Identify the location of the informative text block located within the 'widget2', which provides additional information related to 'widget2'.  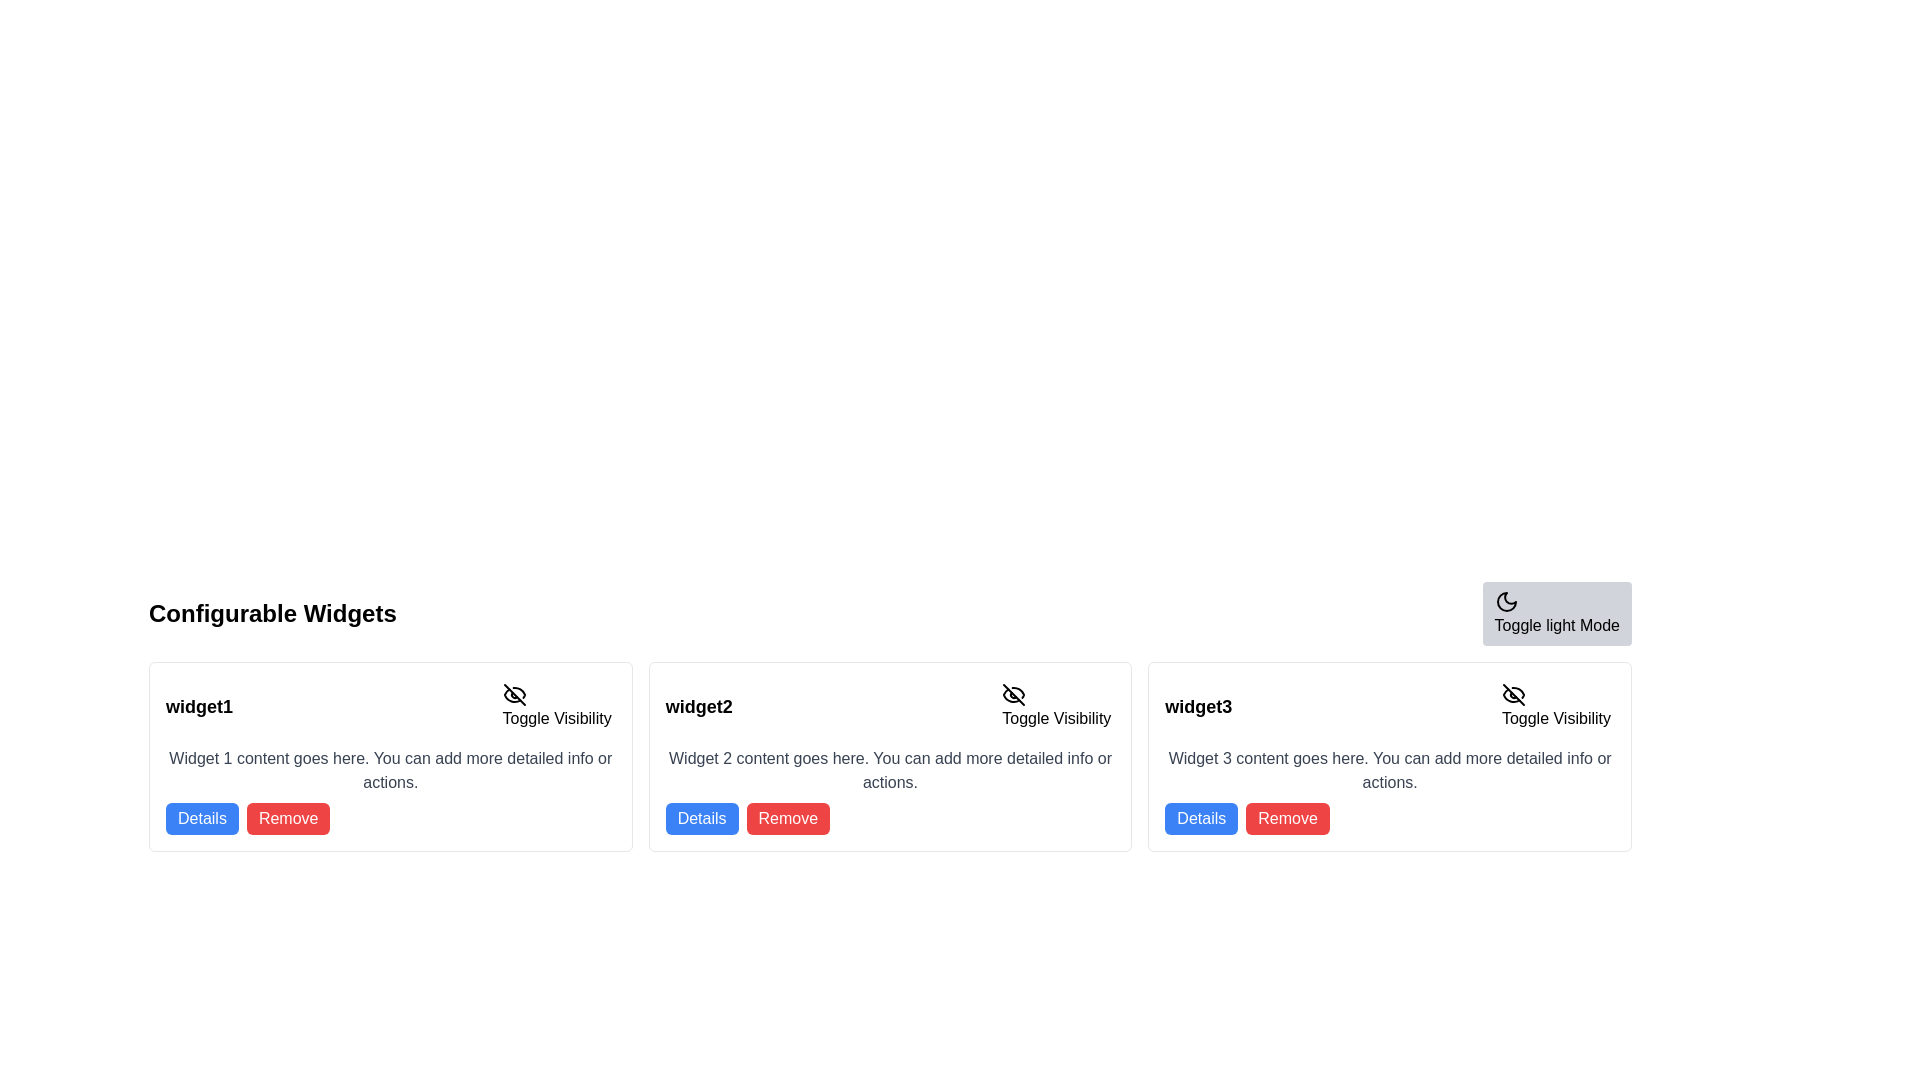
(889, 789).